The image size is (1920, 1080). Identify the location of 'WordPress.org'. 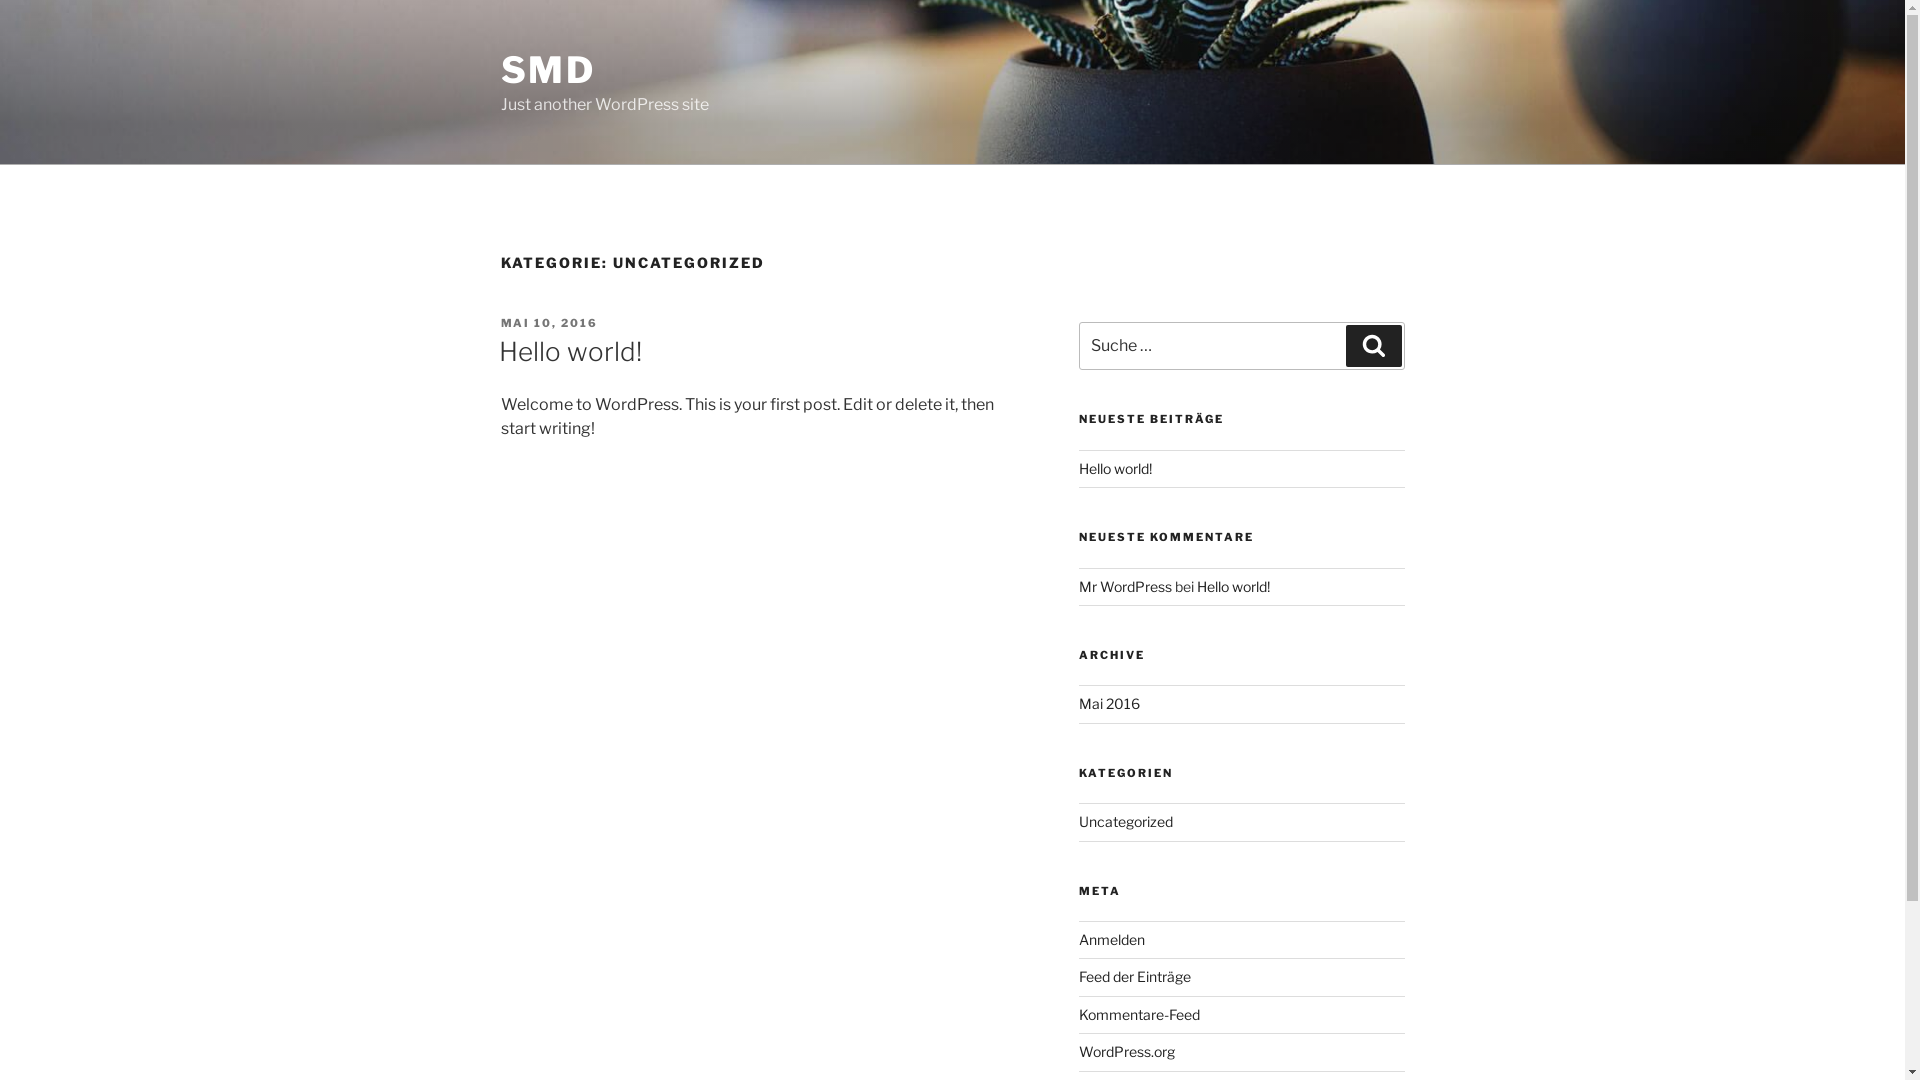
(1127, 1050).